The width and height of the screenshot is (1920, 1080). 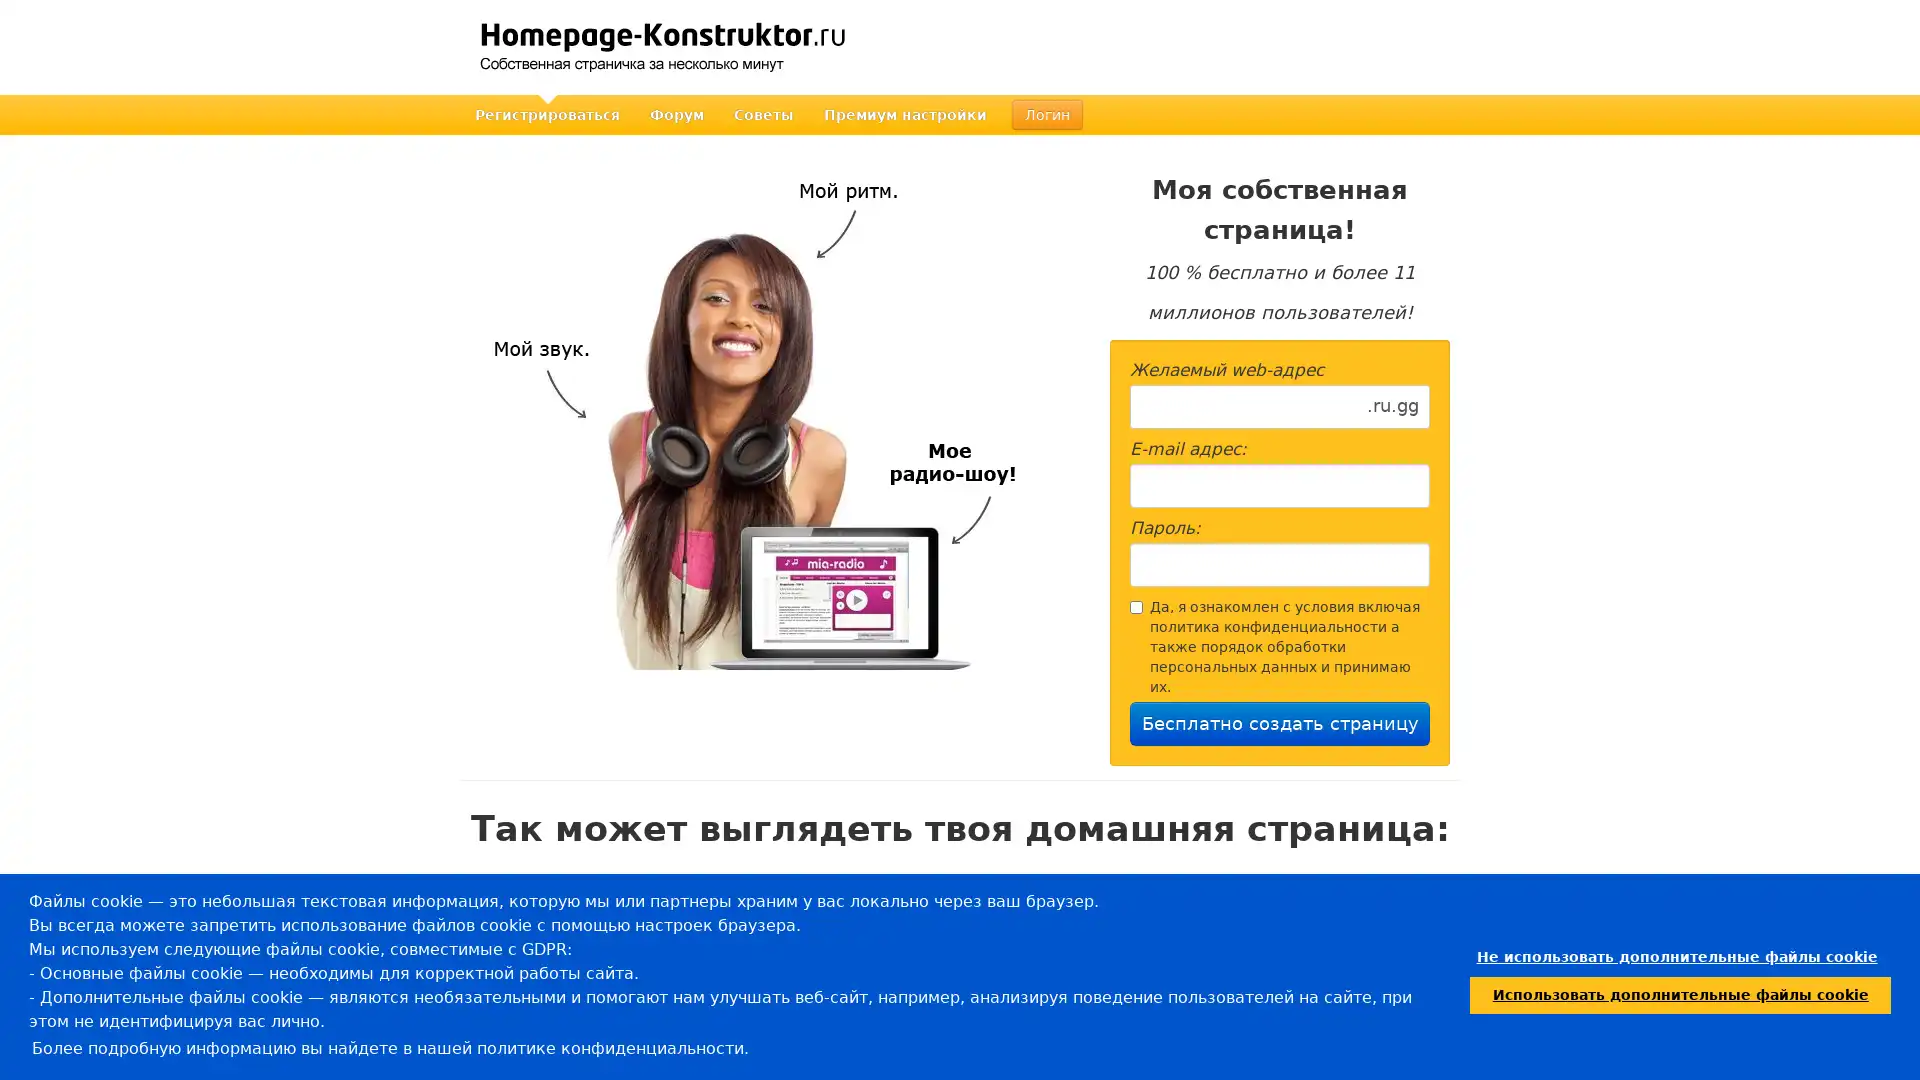 What do you see at coordinates (1676, 956) in the screenshot?
I see `dismiss cookie message` at bounding box center [1676, 956].